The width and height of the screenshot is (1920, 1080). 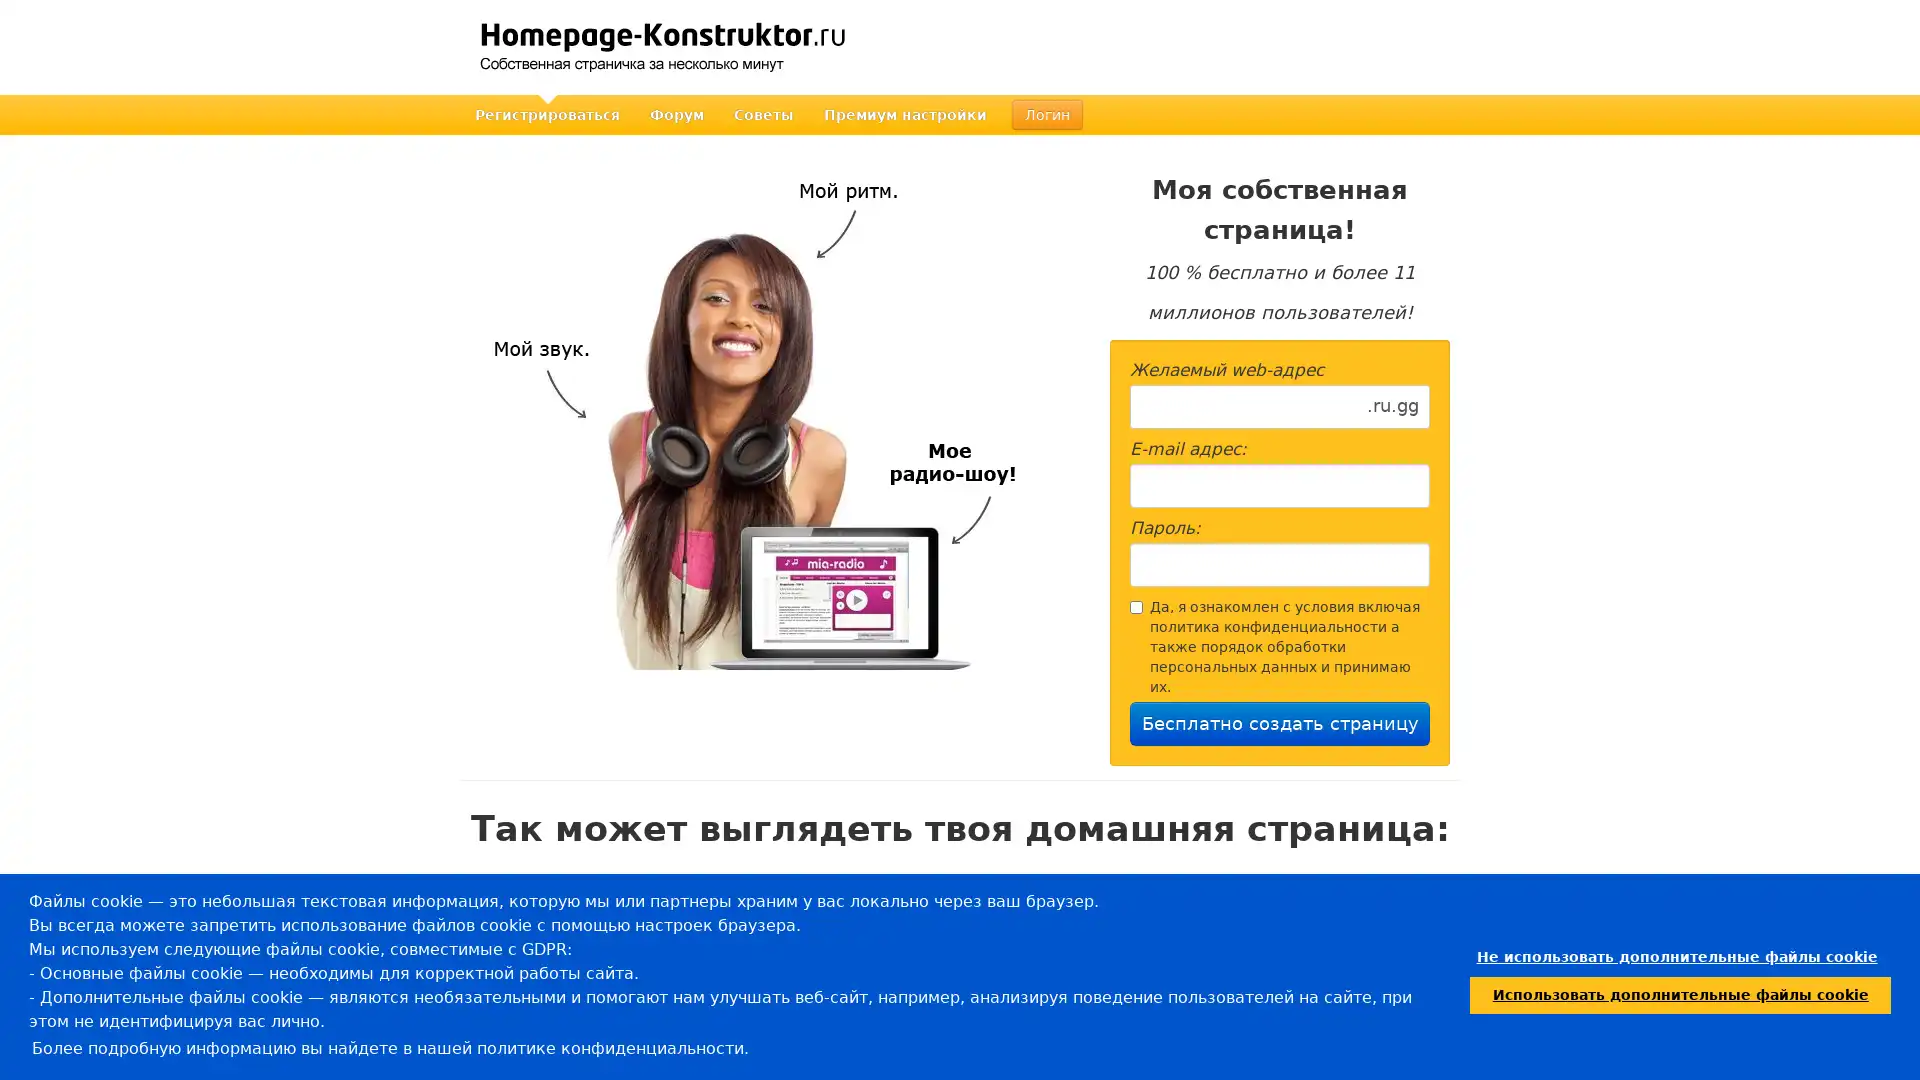 What do you see at coordinates (1676, 956) in the screenshot?
I see `dismiss cookie message` at bounding box center [1676, 956].